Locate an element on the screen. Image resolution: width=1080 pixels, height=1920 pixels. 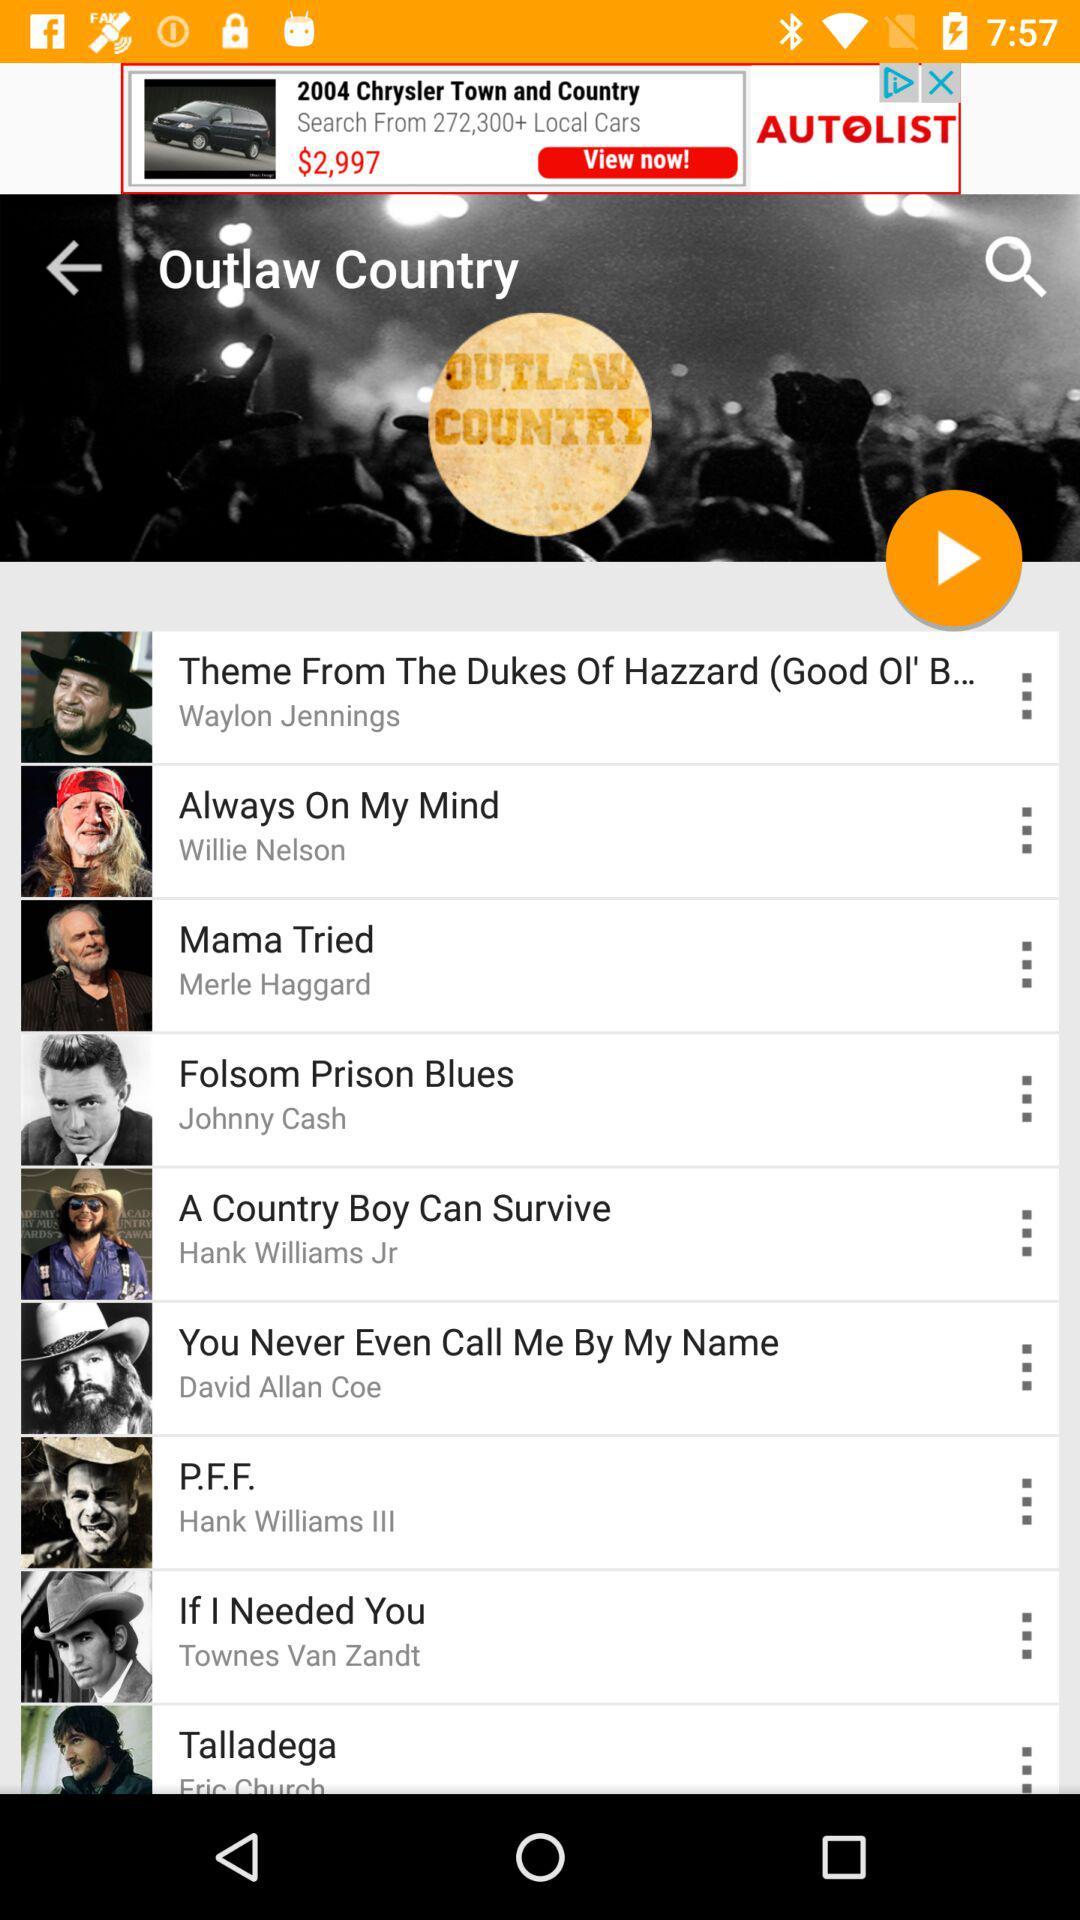
autoplay option is located at coordinates (1027, 1636).